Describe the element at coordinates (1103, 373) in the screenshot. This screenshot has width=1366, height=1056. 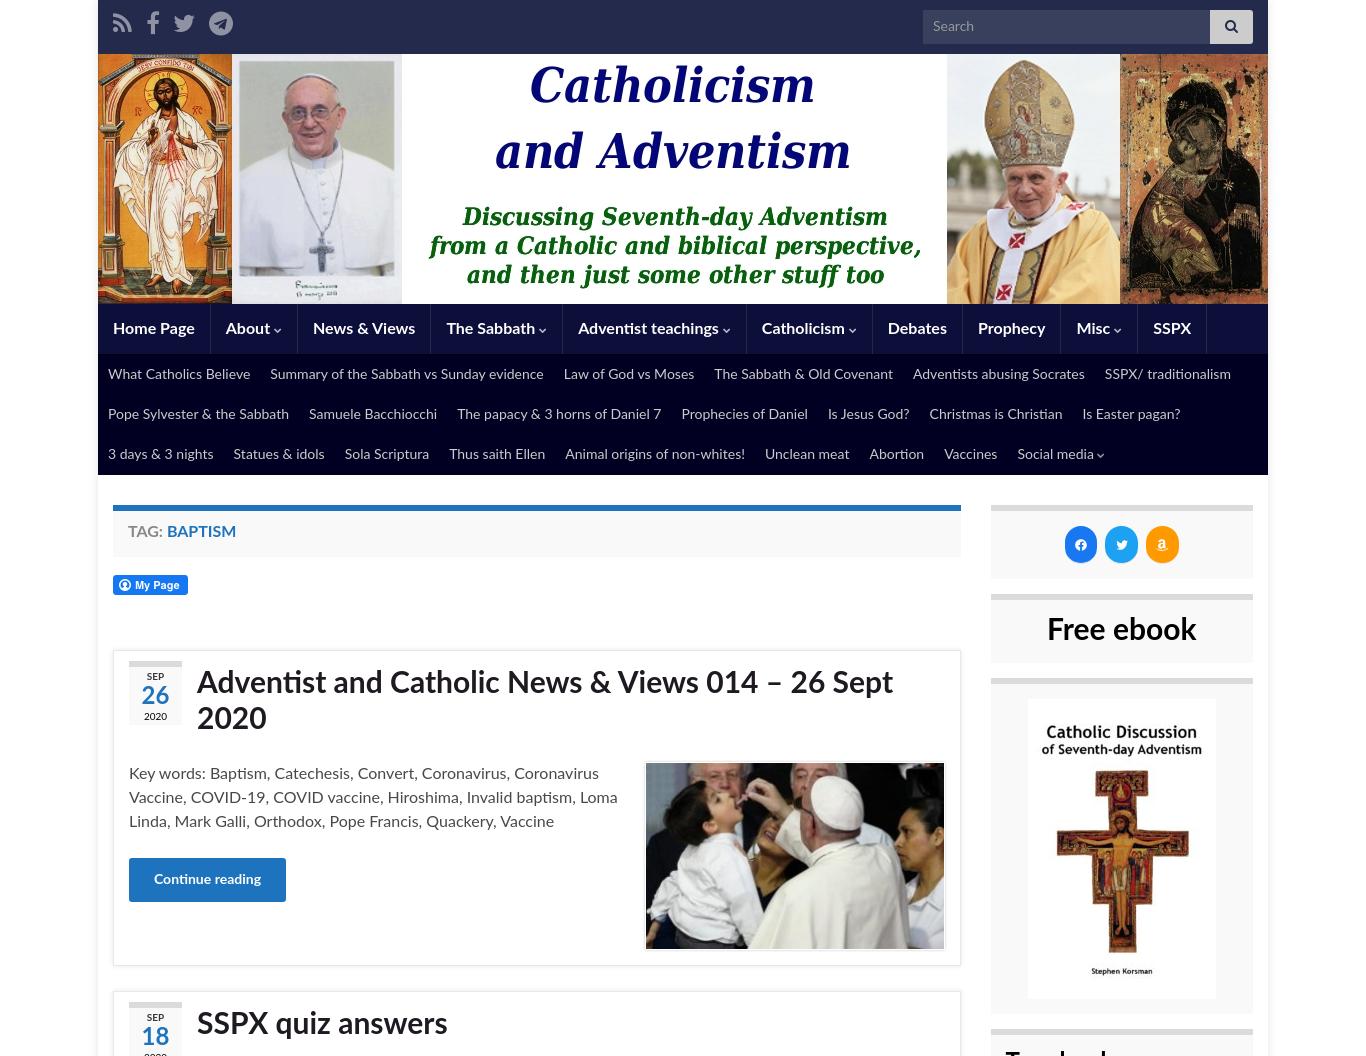
I see `'SSPX/ traditionalism'` at that location.